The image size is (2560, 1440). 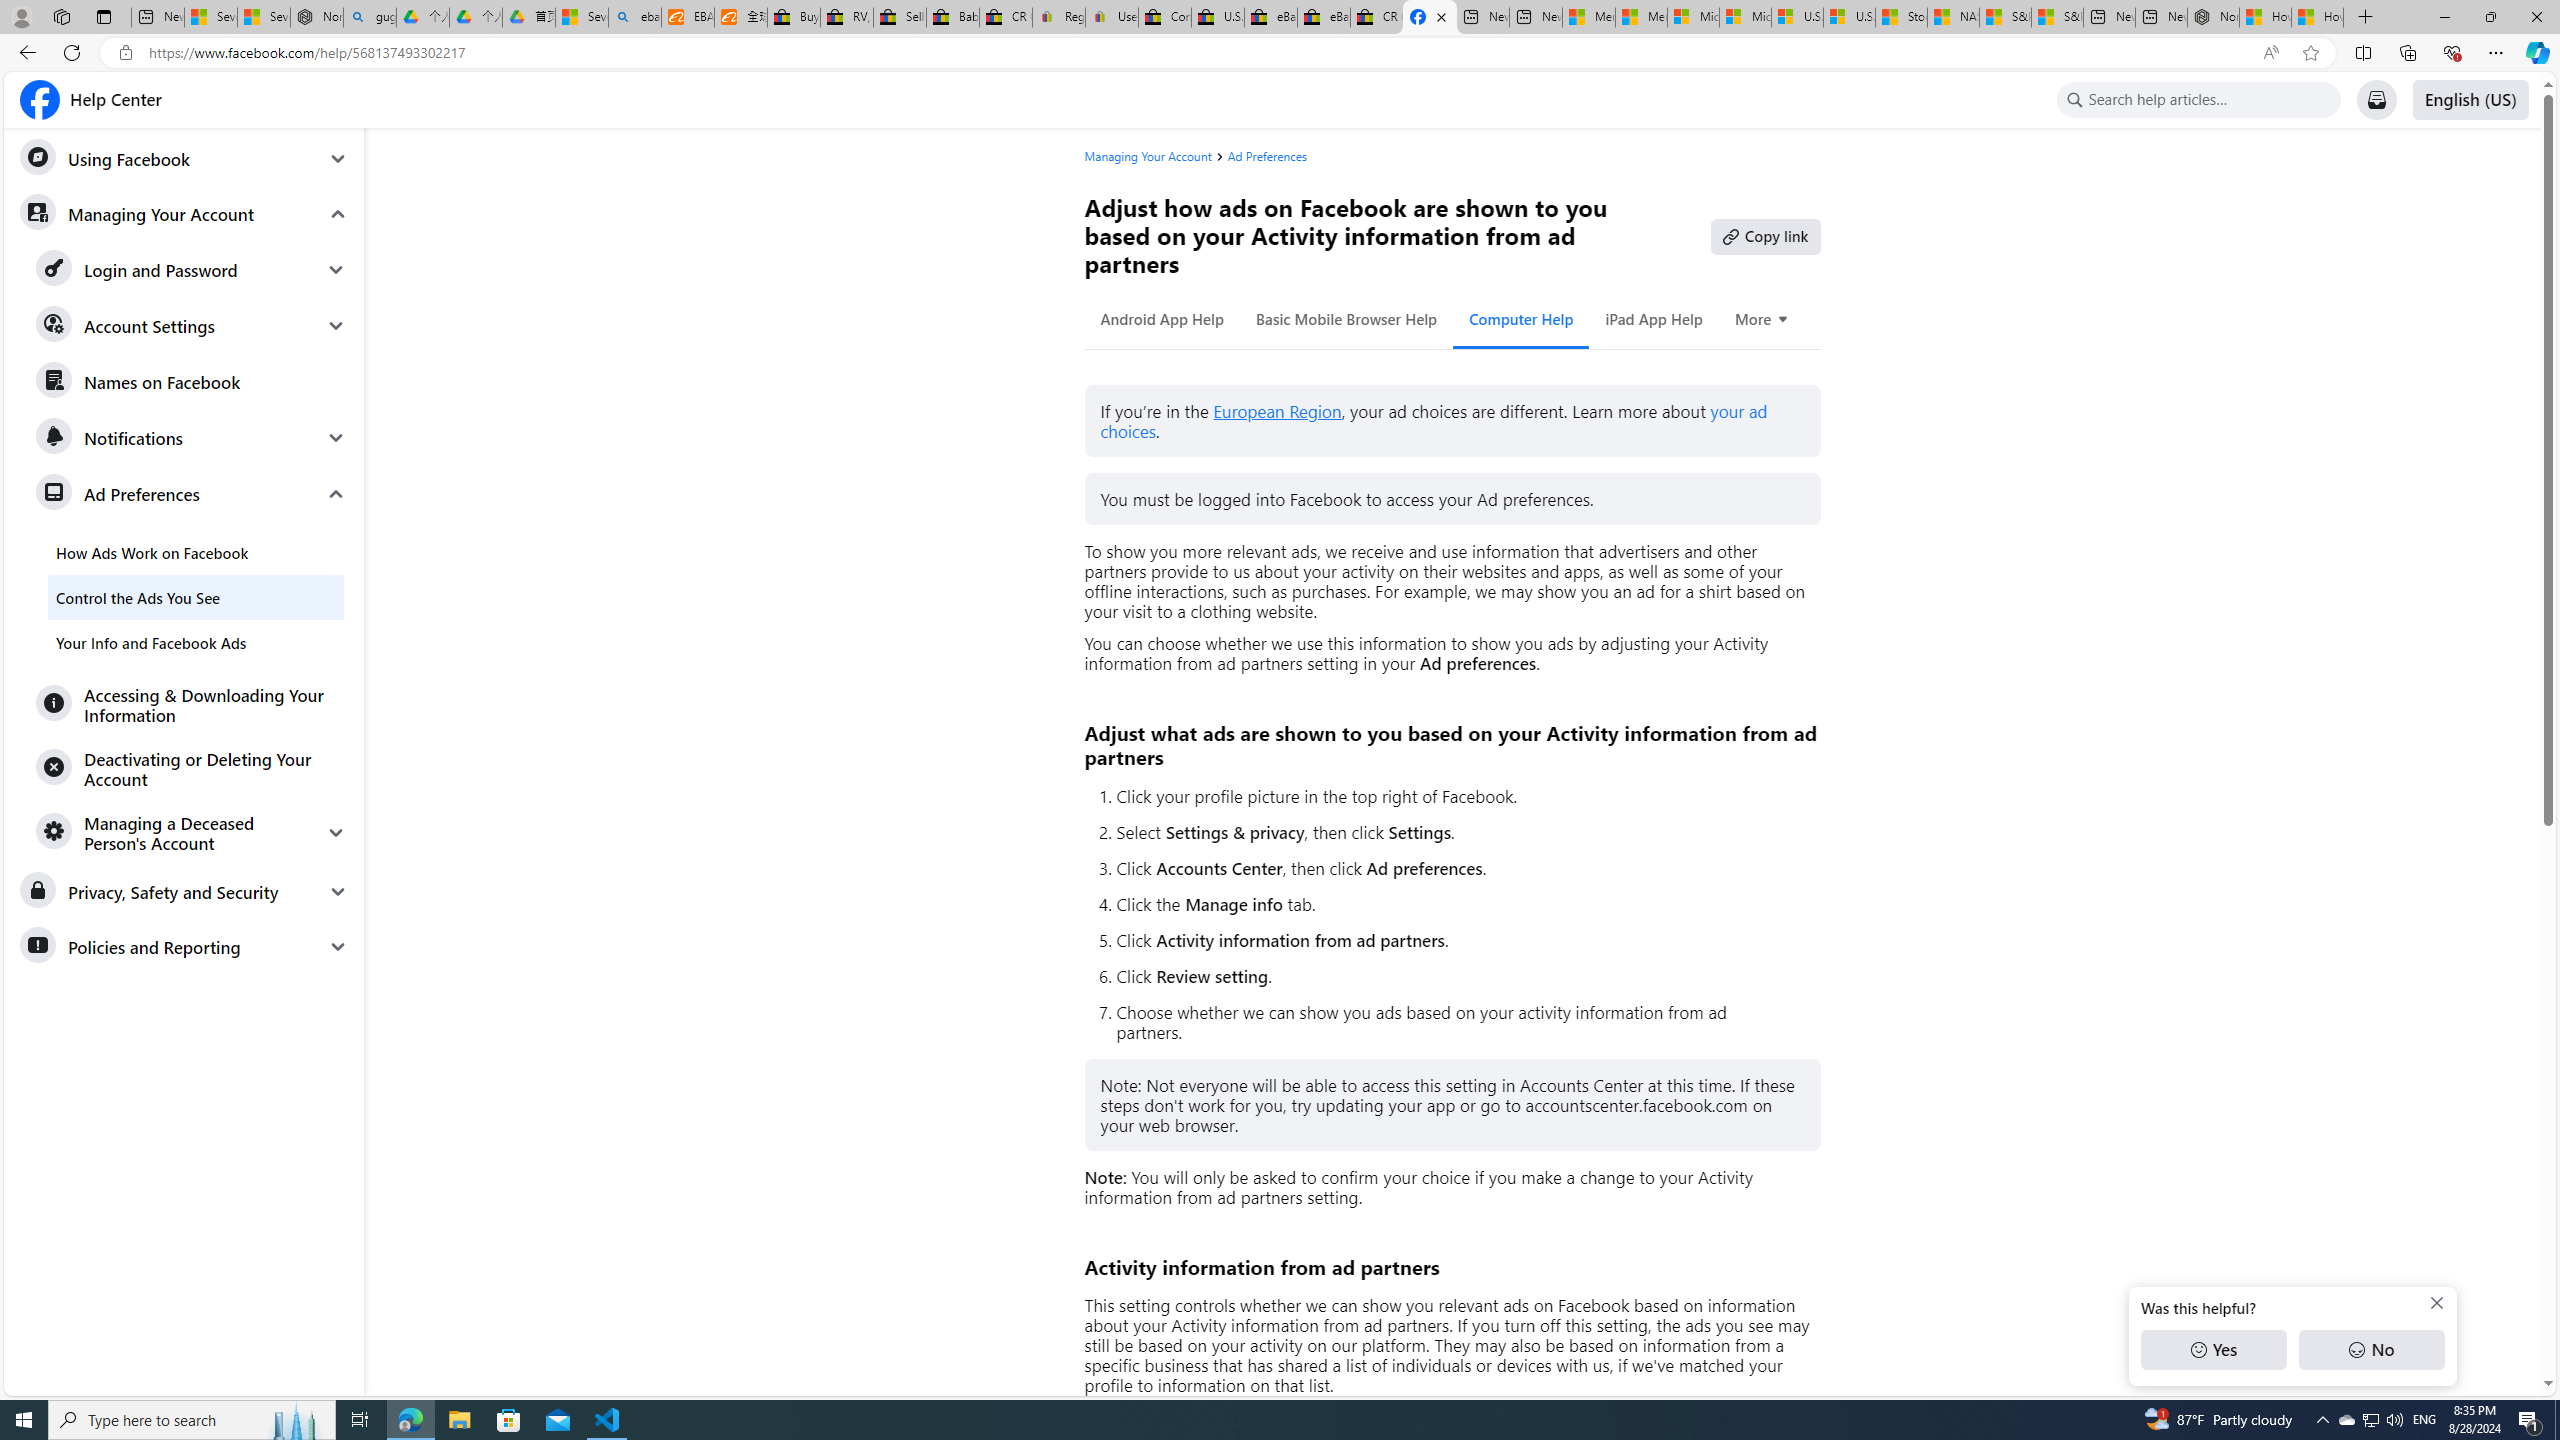 I want to click on 'iPad App Help', so click(x=1652, y=318).